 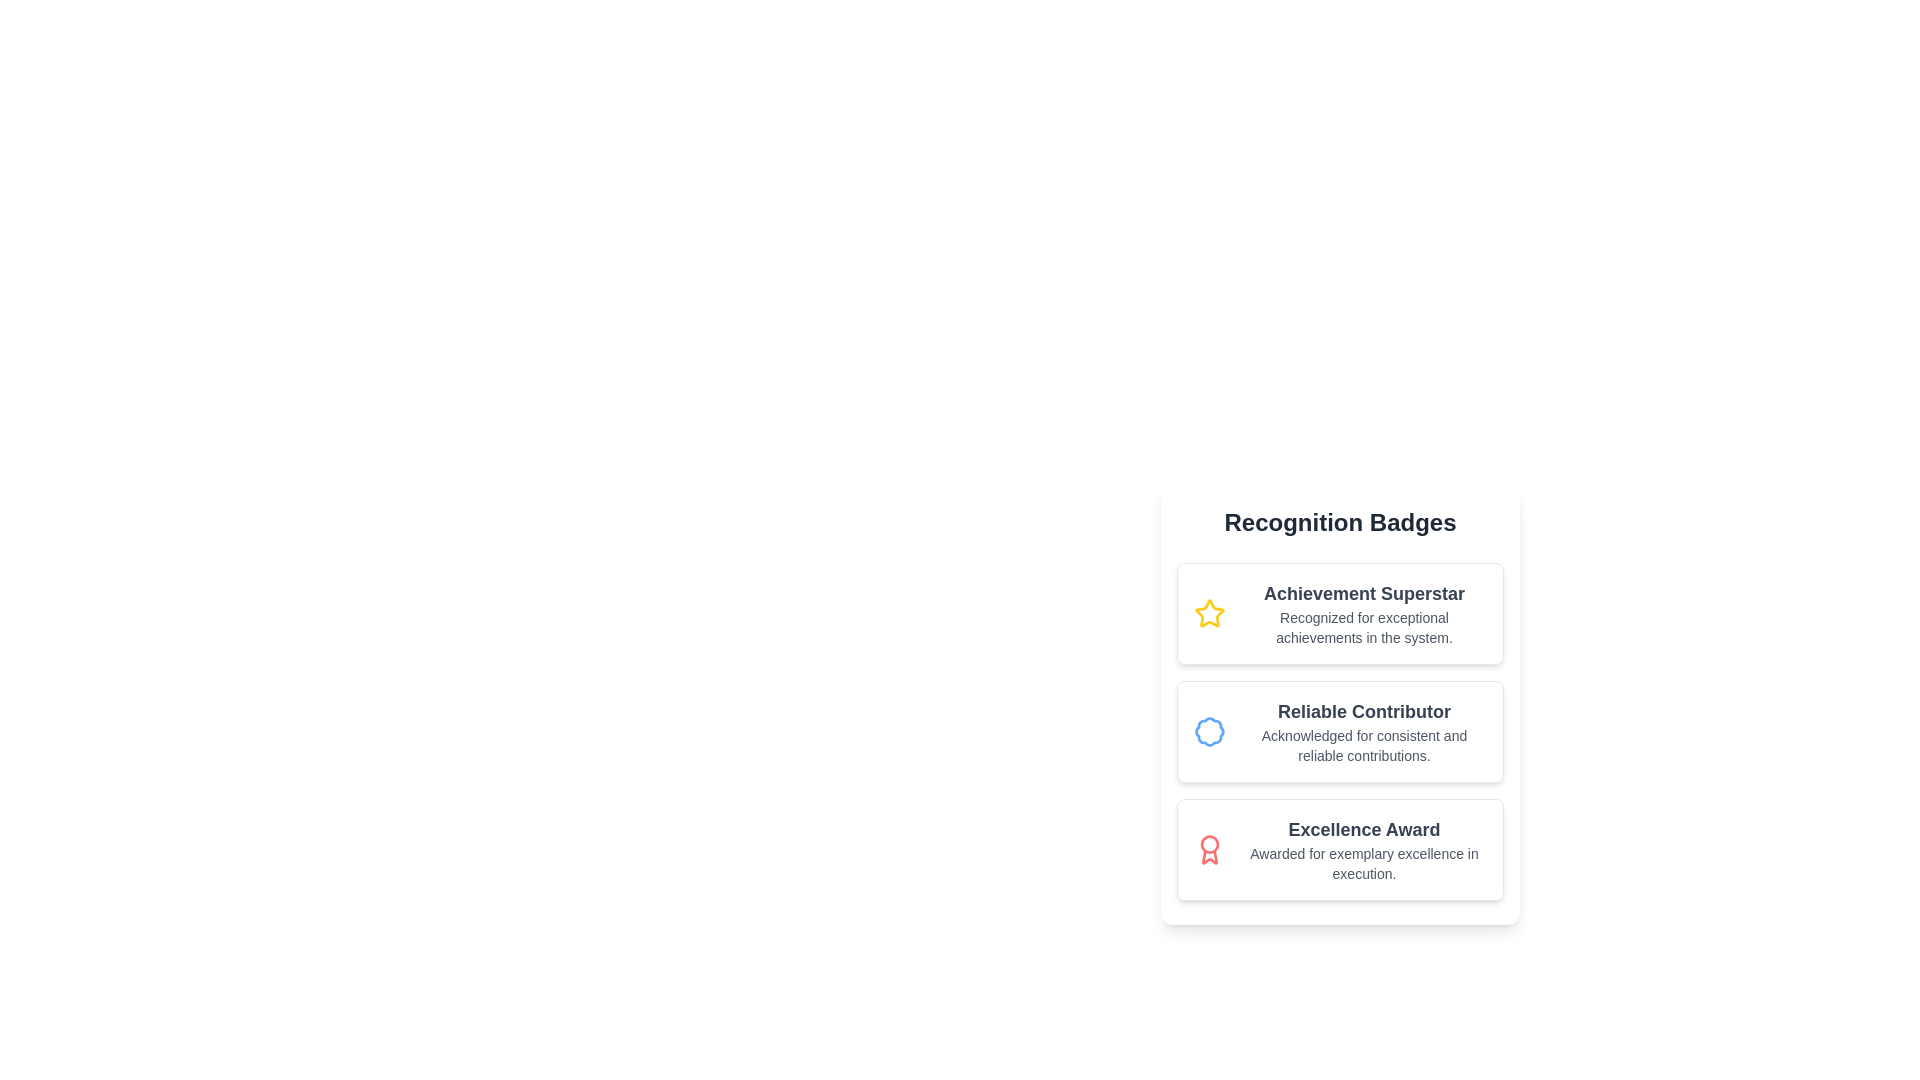 What do you see at coordinates (1208, 844) in the screenshot?
I see `the decorative SVG Circle at the top center of the badge icon, which signifies recognition or achievement` at bounding box center [1208, 844].